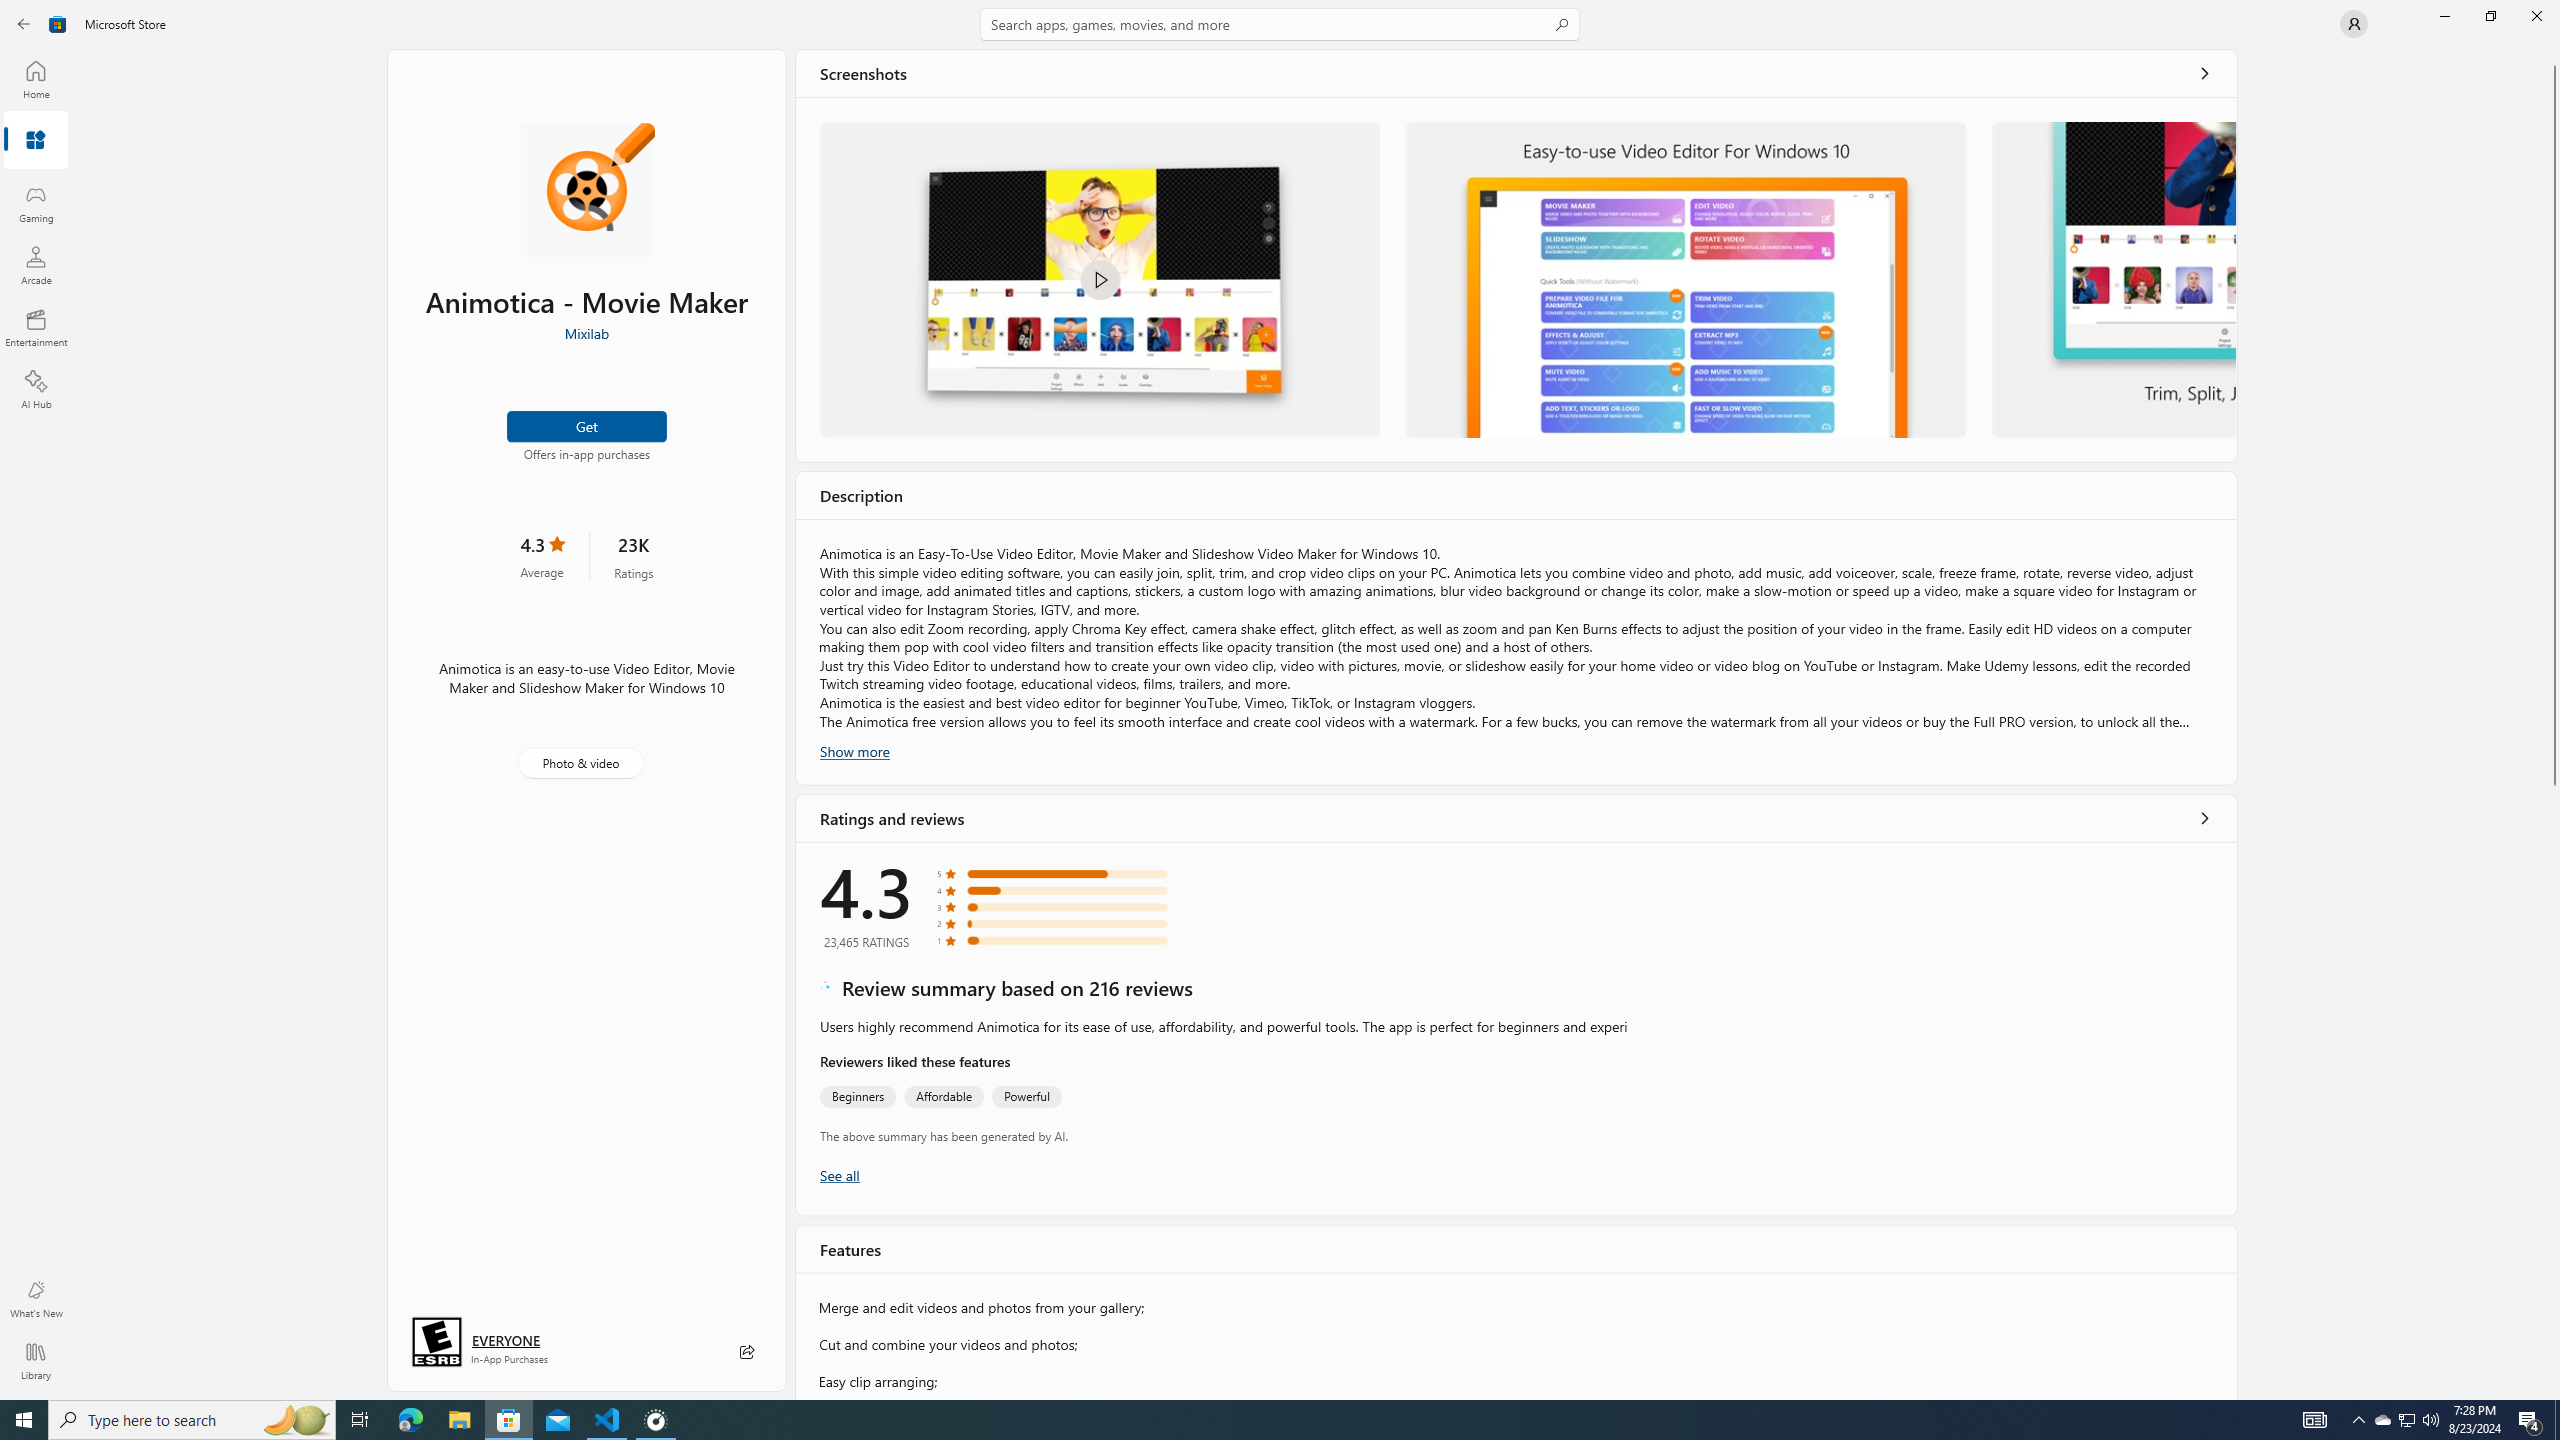 Image resolution: width=2560 pixels, height=1440 pixels. Describe the element at coordinates (2443, 15) in the screenshot. I see `'Minimize Microsoft Store'` at that location.